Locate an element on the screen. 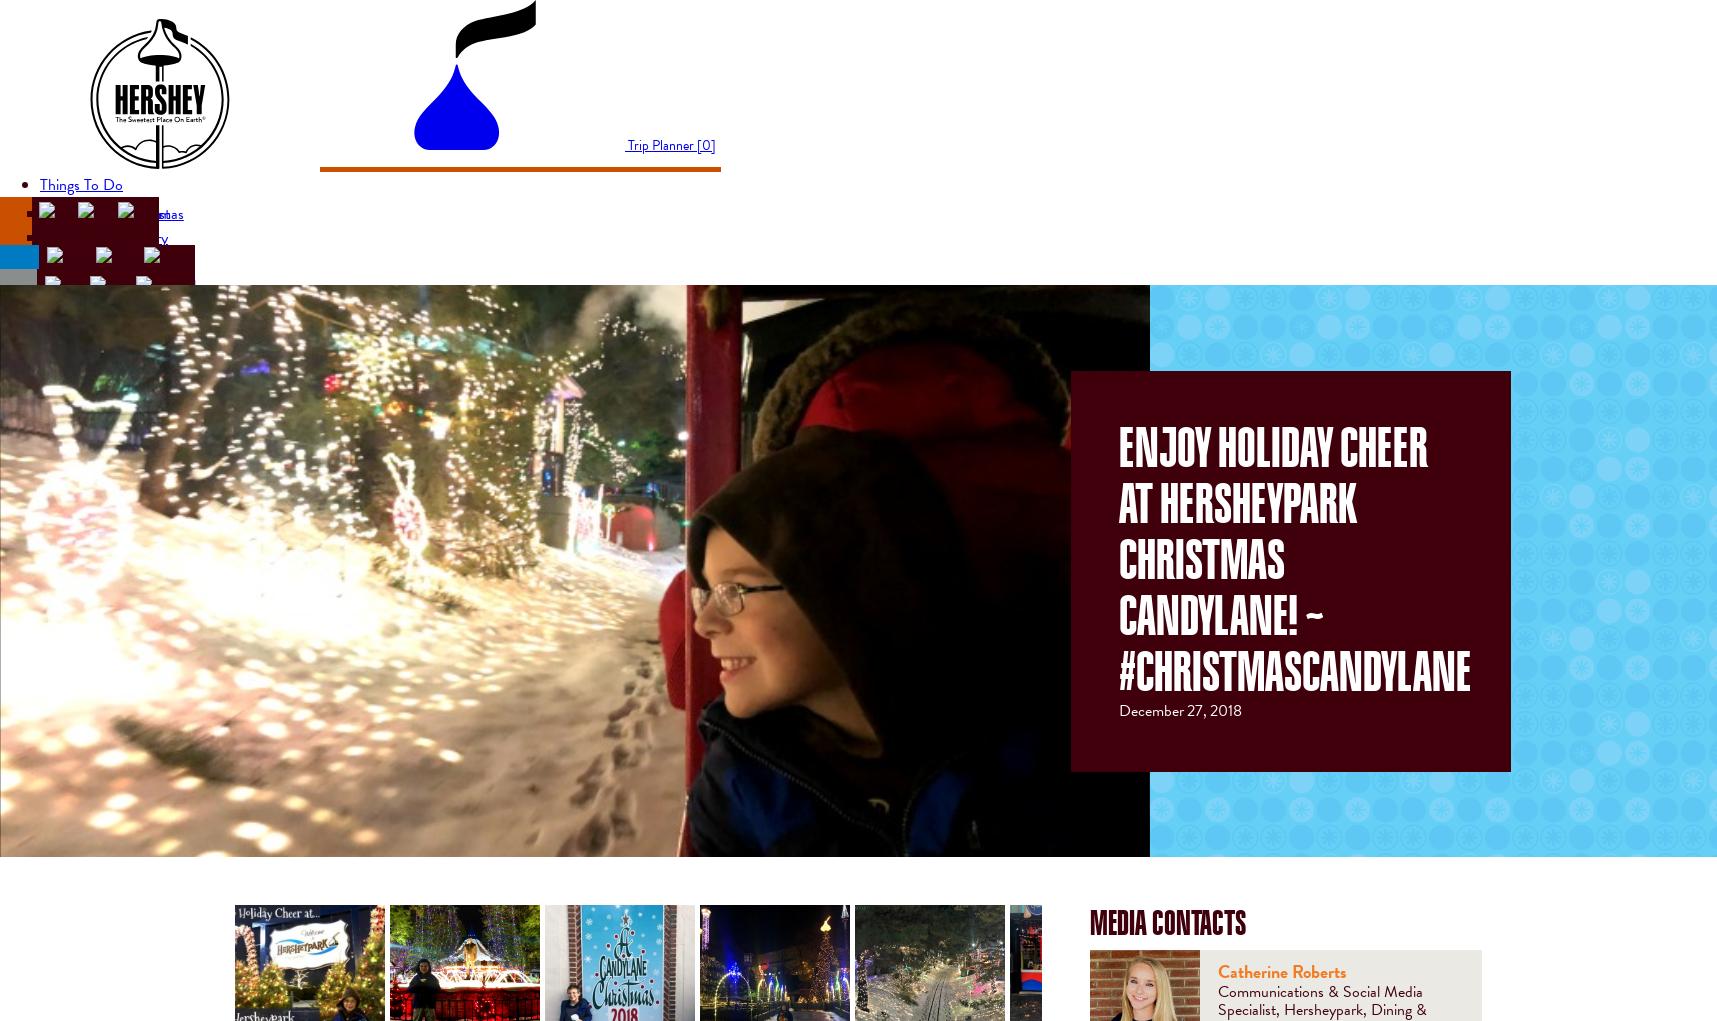 Image resolution: width=1717 pixels, height=1021 pixels. 'Hersheypark' is located at coordinates (42, 212).